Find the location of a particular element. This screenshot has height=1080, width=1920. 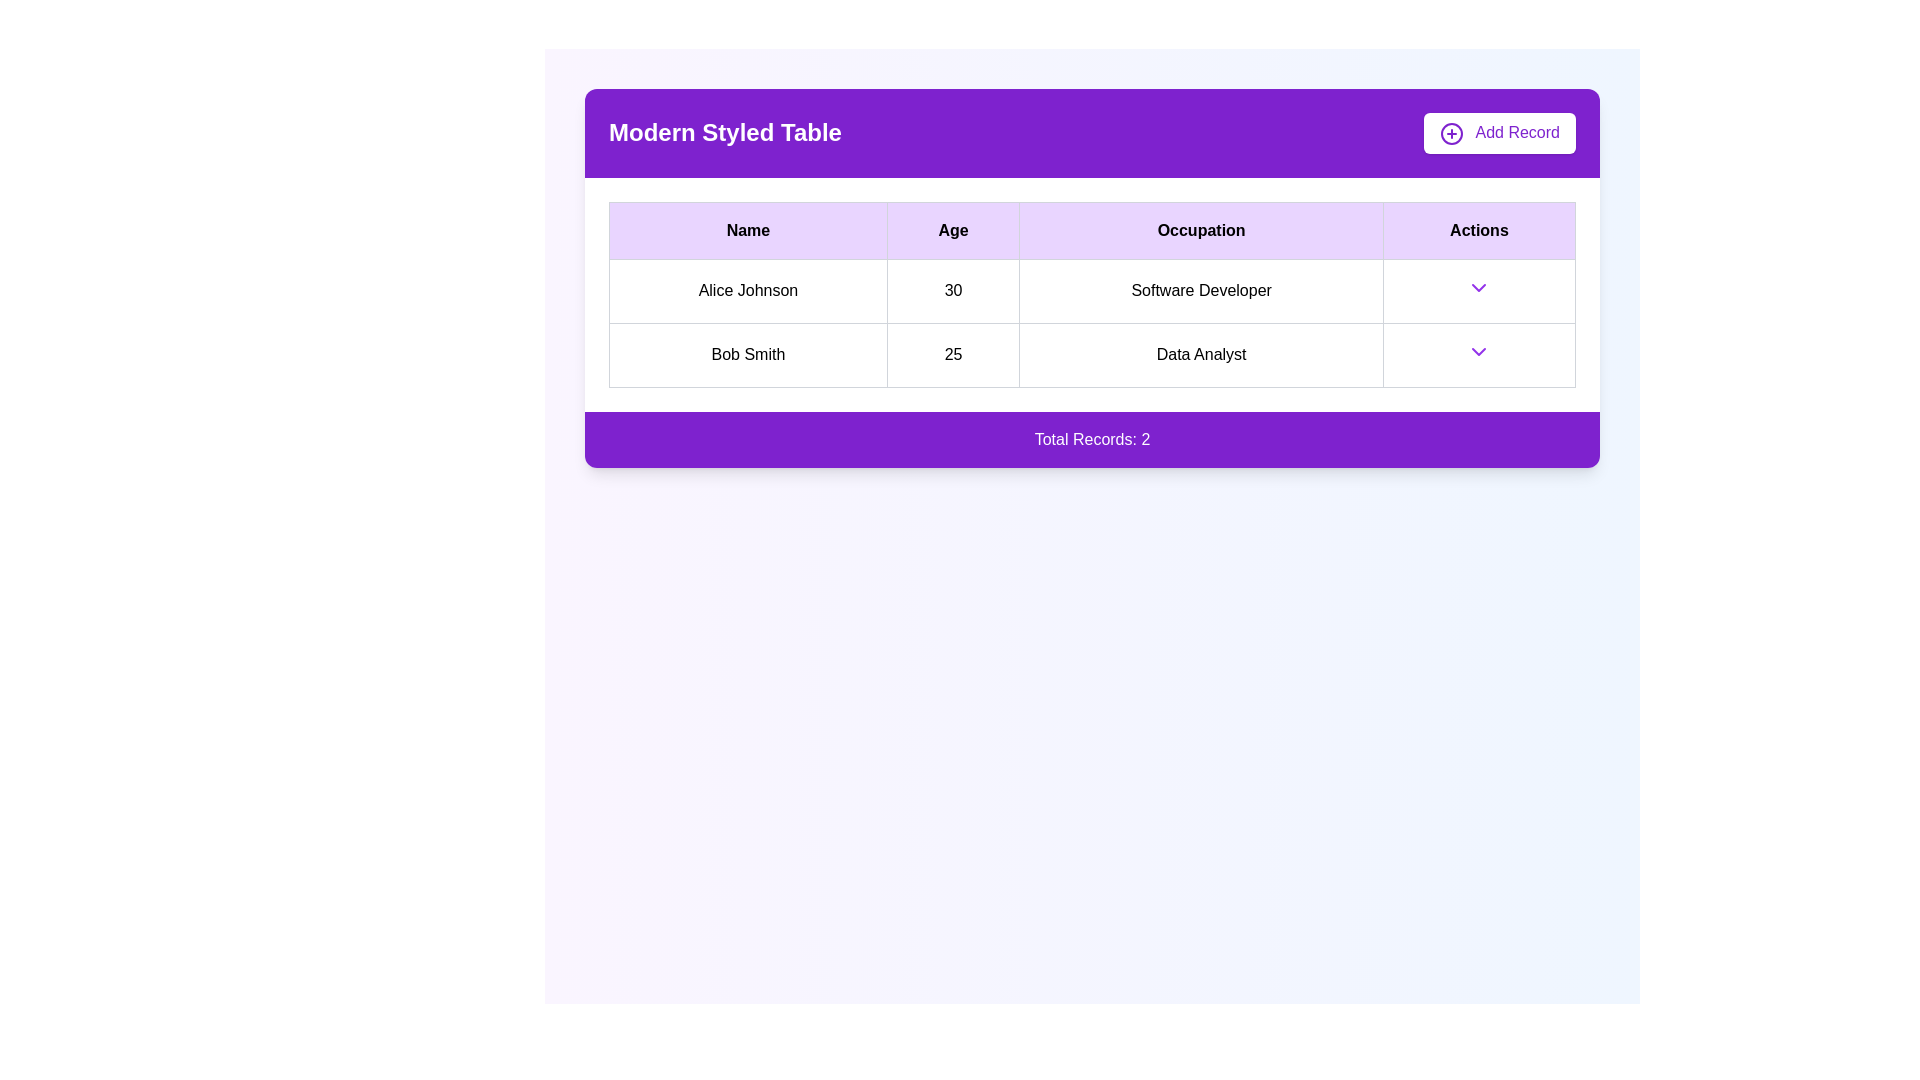

the Toggle icon located in the last cell of the second row under the 'Actions' column is located at coordinates (1479, 354).